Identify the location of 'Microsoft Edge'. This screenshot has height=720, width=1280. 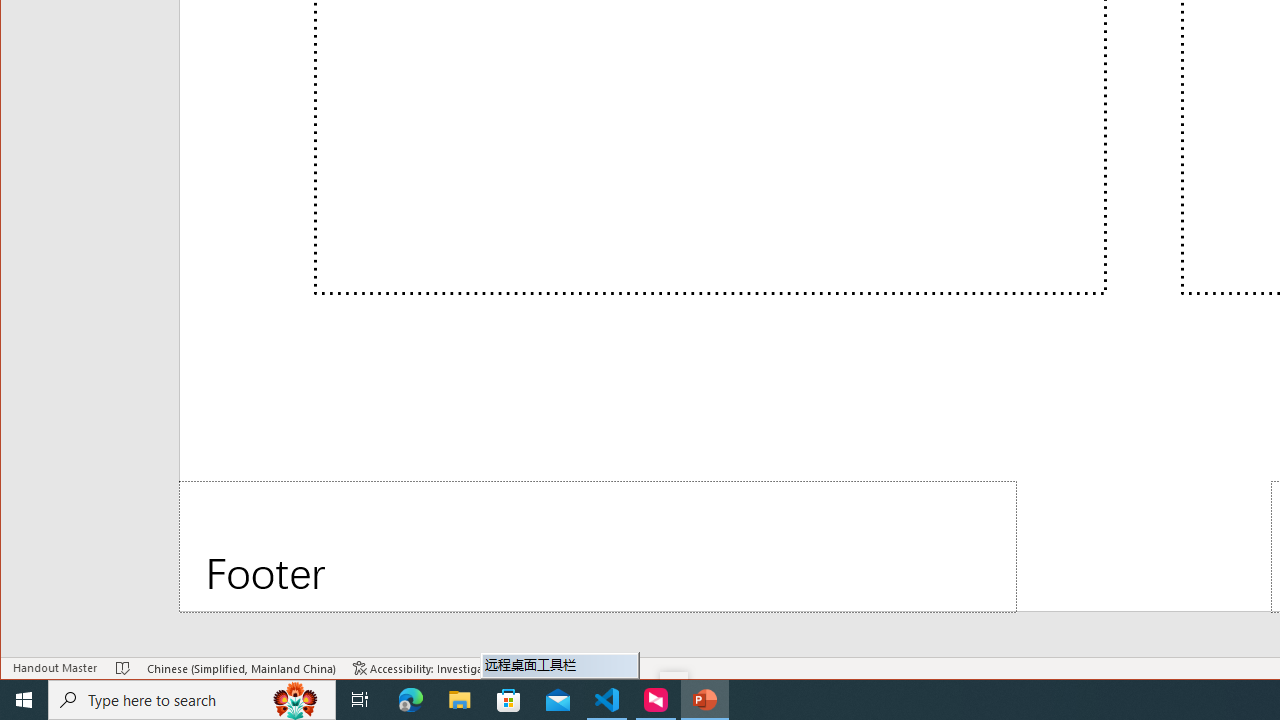
(410, 698).